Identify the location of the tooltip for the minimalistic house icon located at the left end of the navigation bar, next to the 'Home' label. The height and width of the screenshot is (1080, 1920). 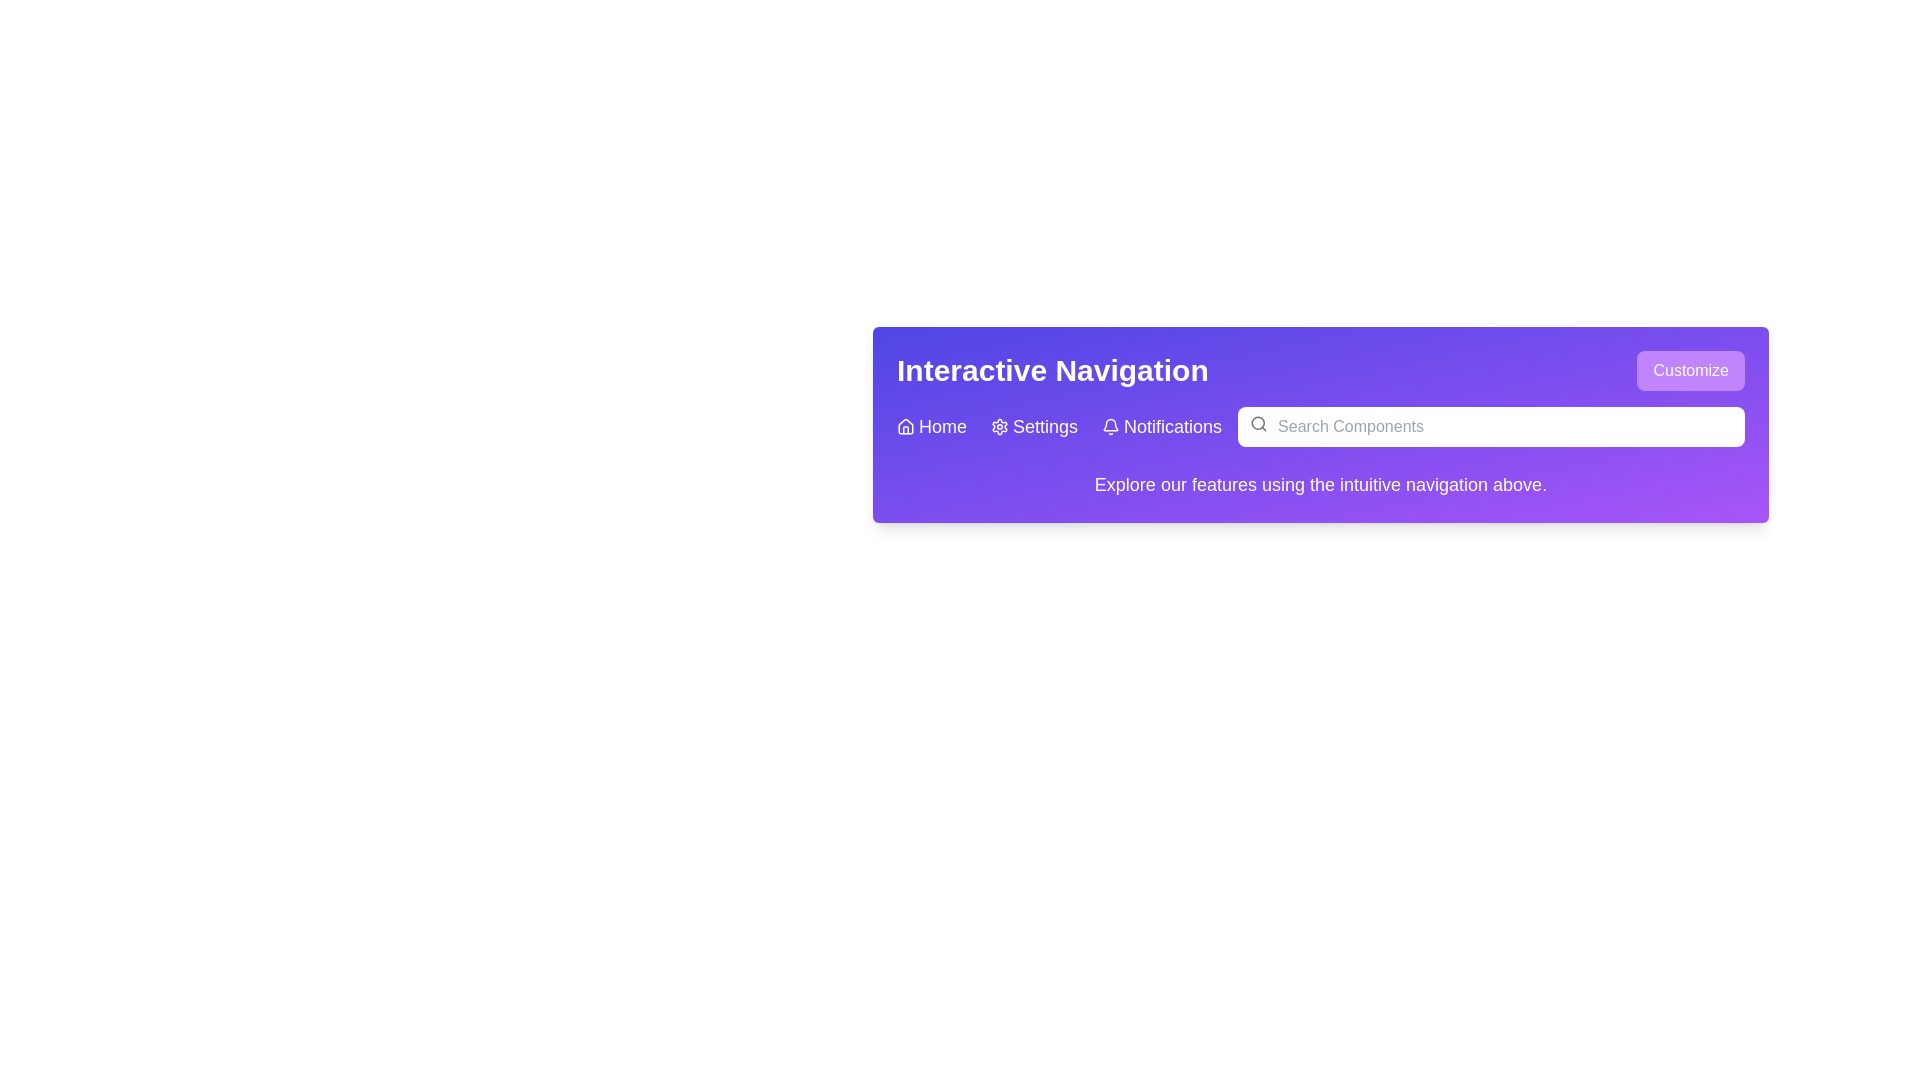
(905, 424).